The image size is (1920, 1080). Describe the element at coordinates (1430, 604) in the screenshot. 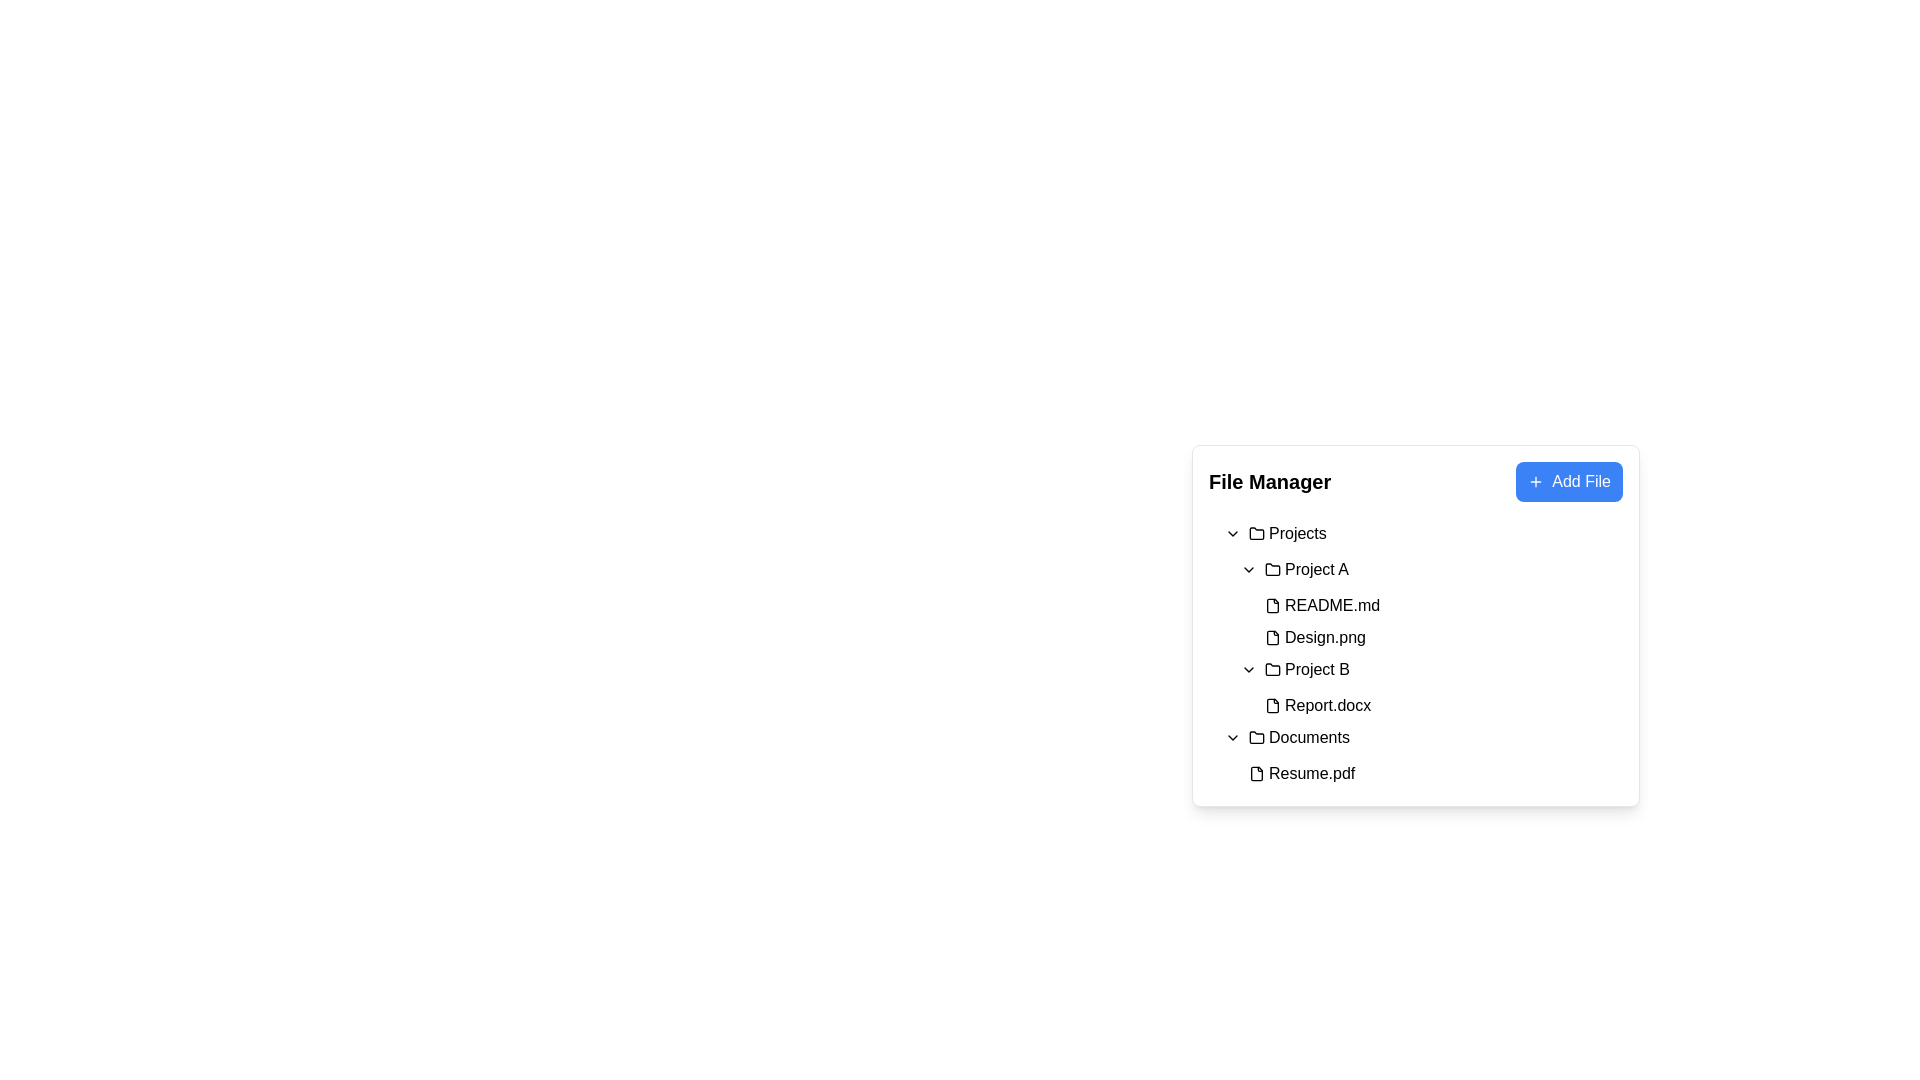

I see `on the file listing entry labeled 'README.md' in the 'File Manager'` at that location.